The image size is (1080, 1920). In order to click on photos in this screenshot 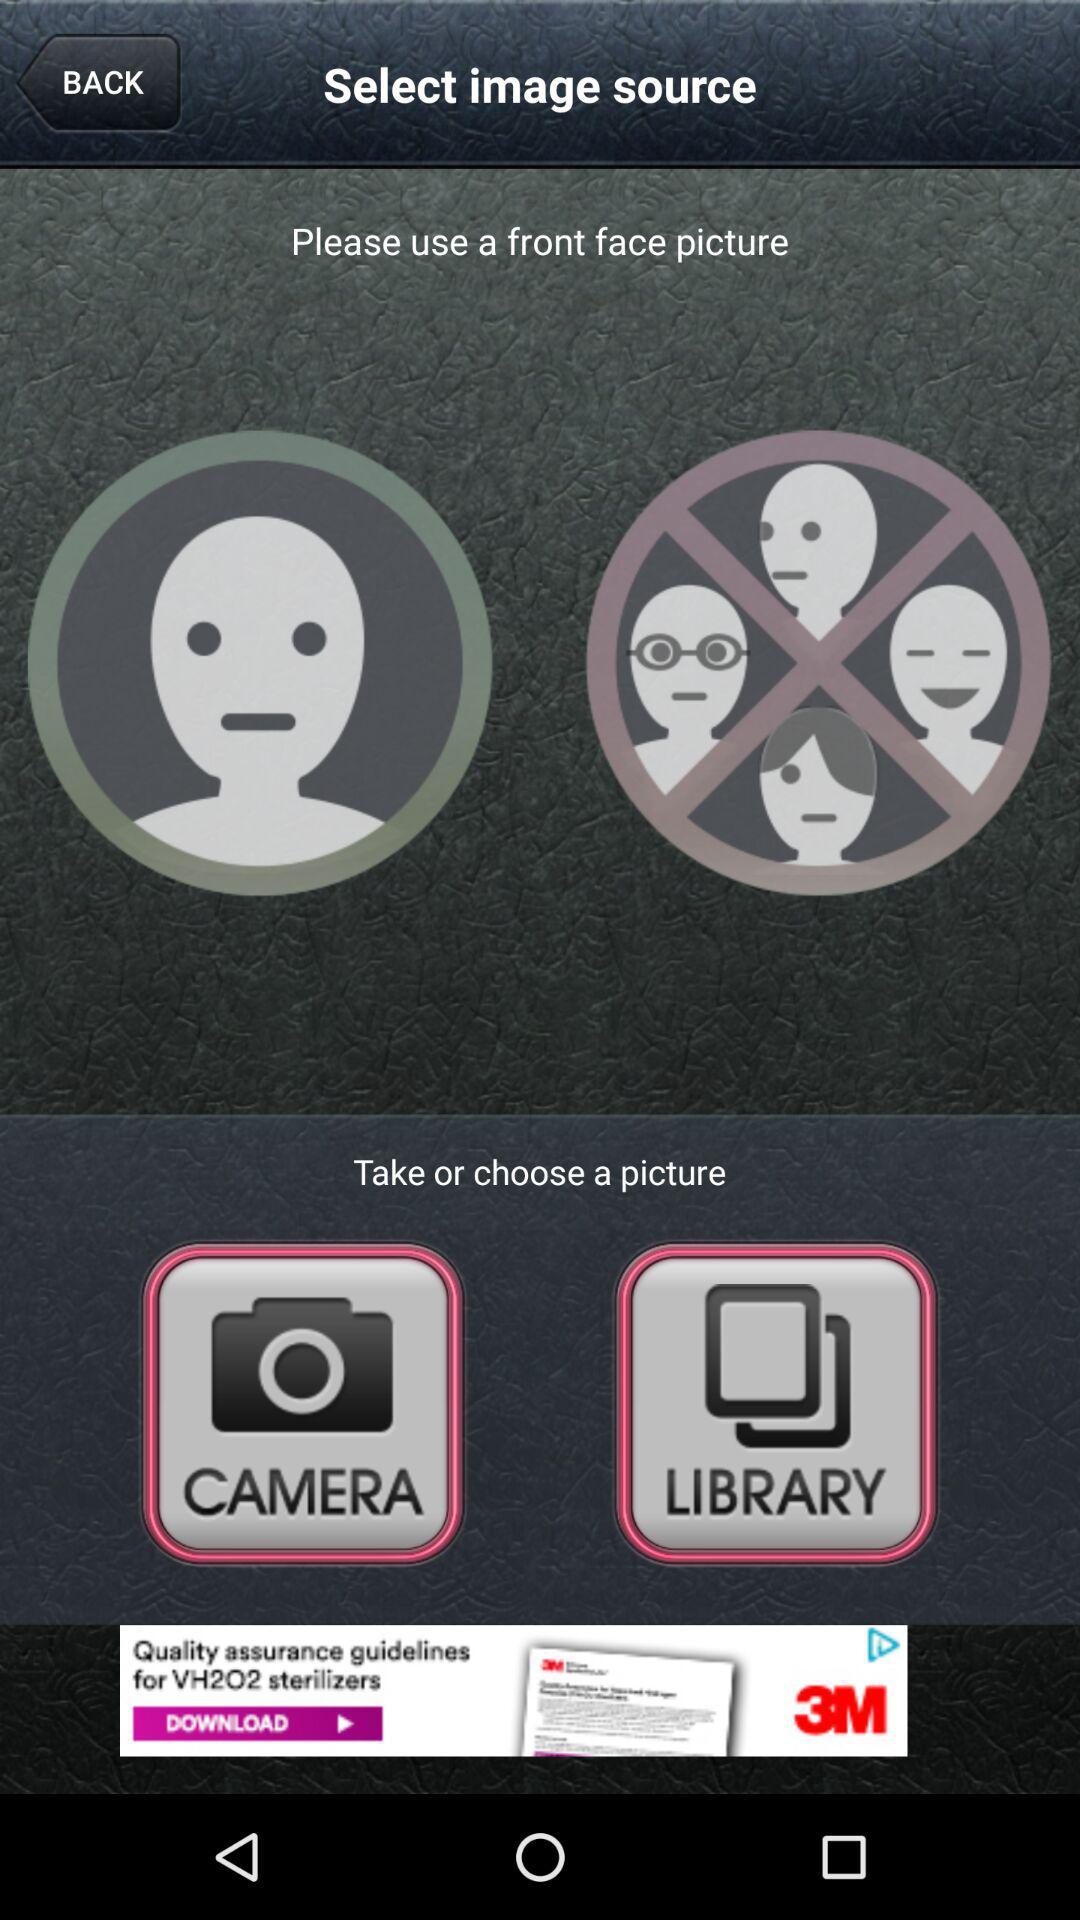, I will do `click(775, 1401)`.